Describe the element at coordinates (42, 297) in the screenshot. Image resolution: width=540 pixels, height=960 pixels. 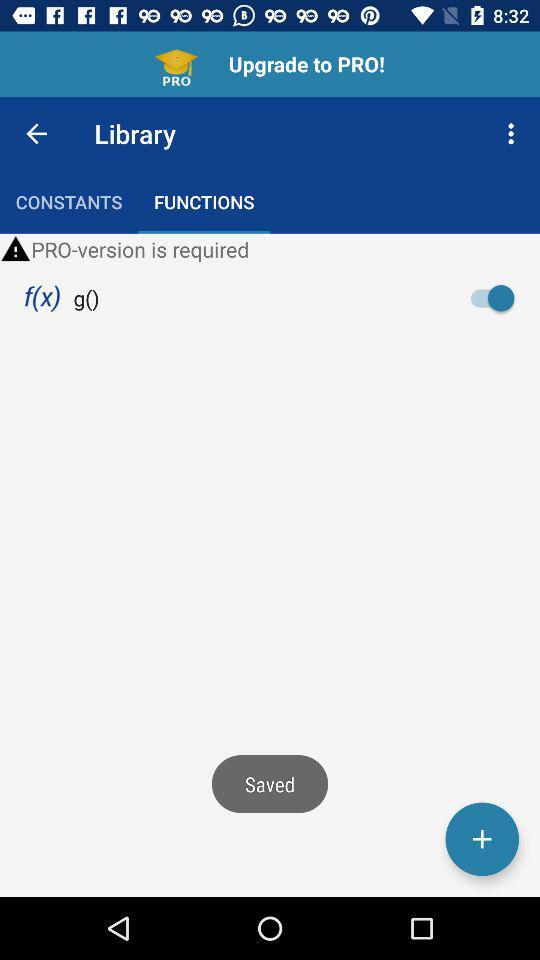
I see `the item to the left of the g() item` at that location.